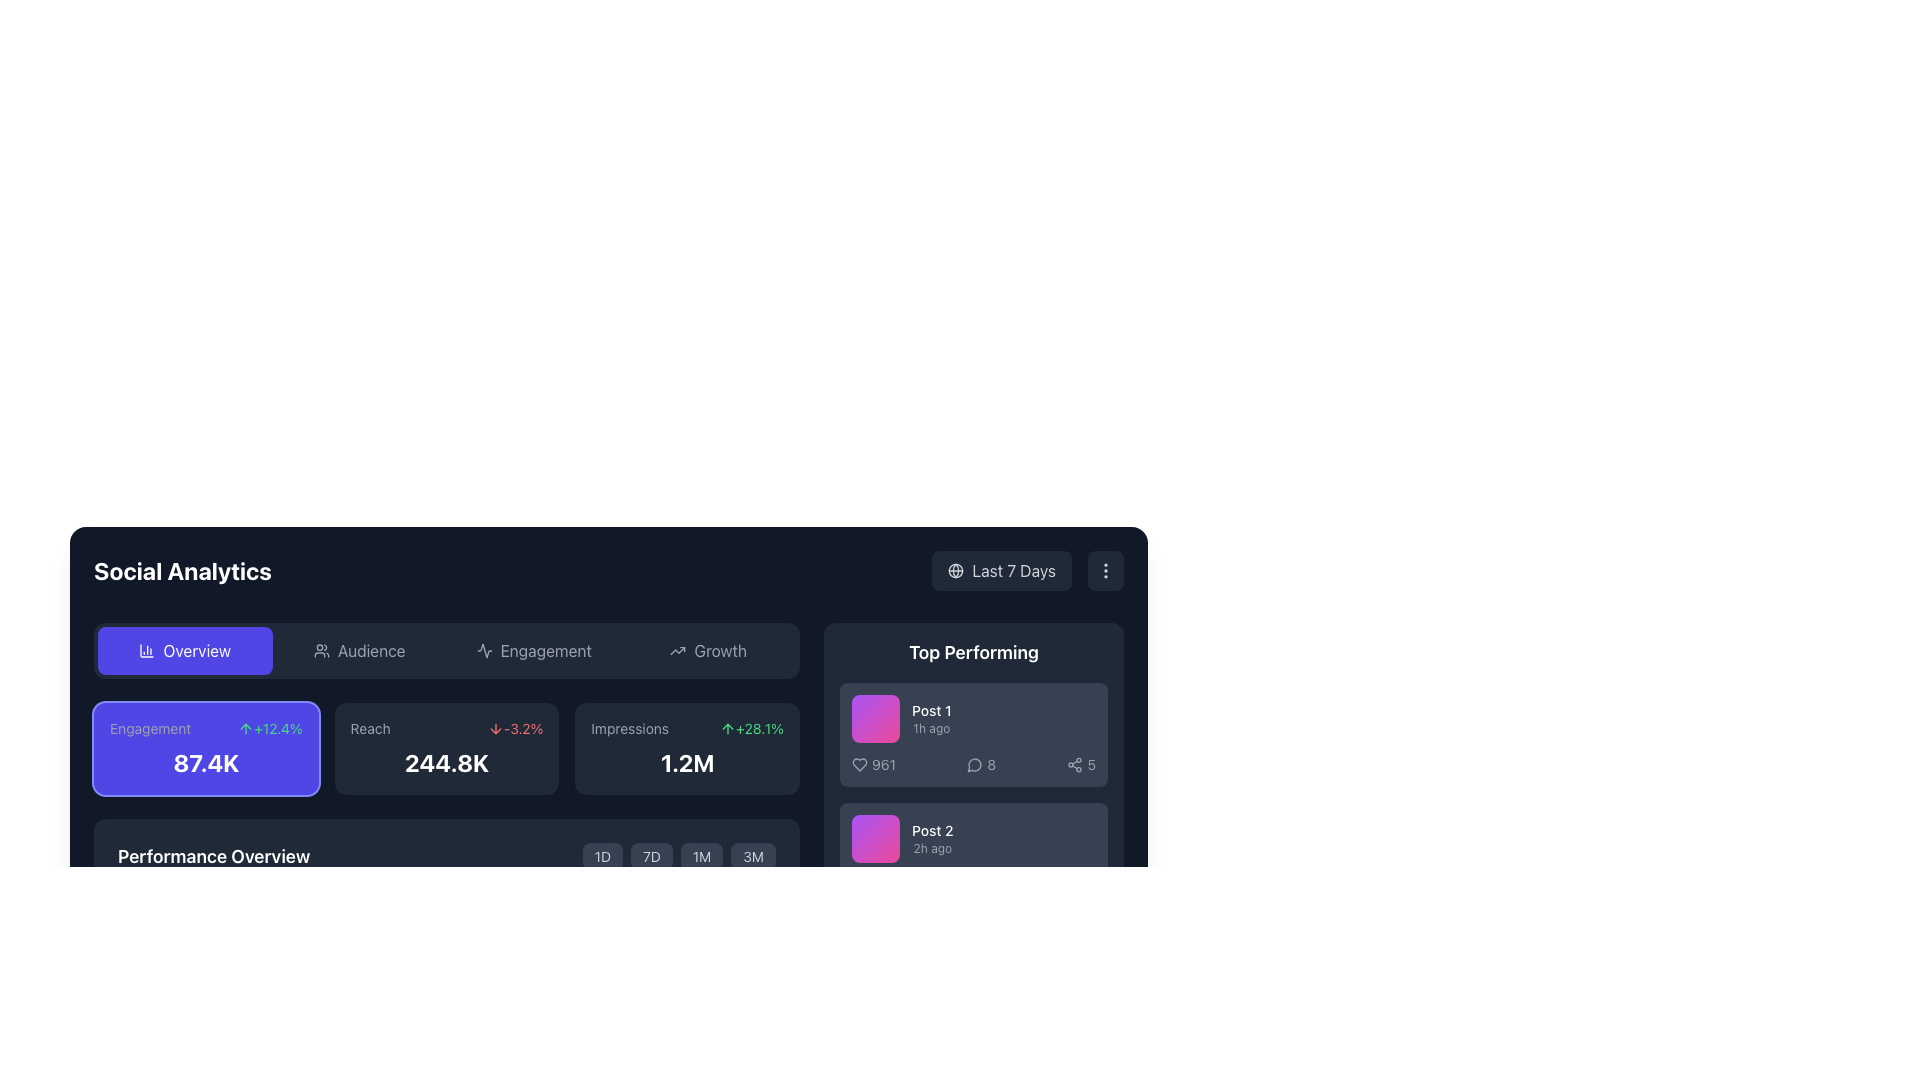 This screenshot has width=1920, height=1080. What do you see at coordinates (1080, 764) in the screenshot?
I see `the share count icon located in the bottom-right section of the 'Post 1' card under 'Top Performing', which is the third count-label pair after '961' and '8'` at bounding box center [1080, 764].